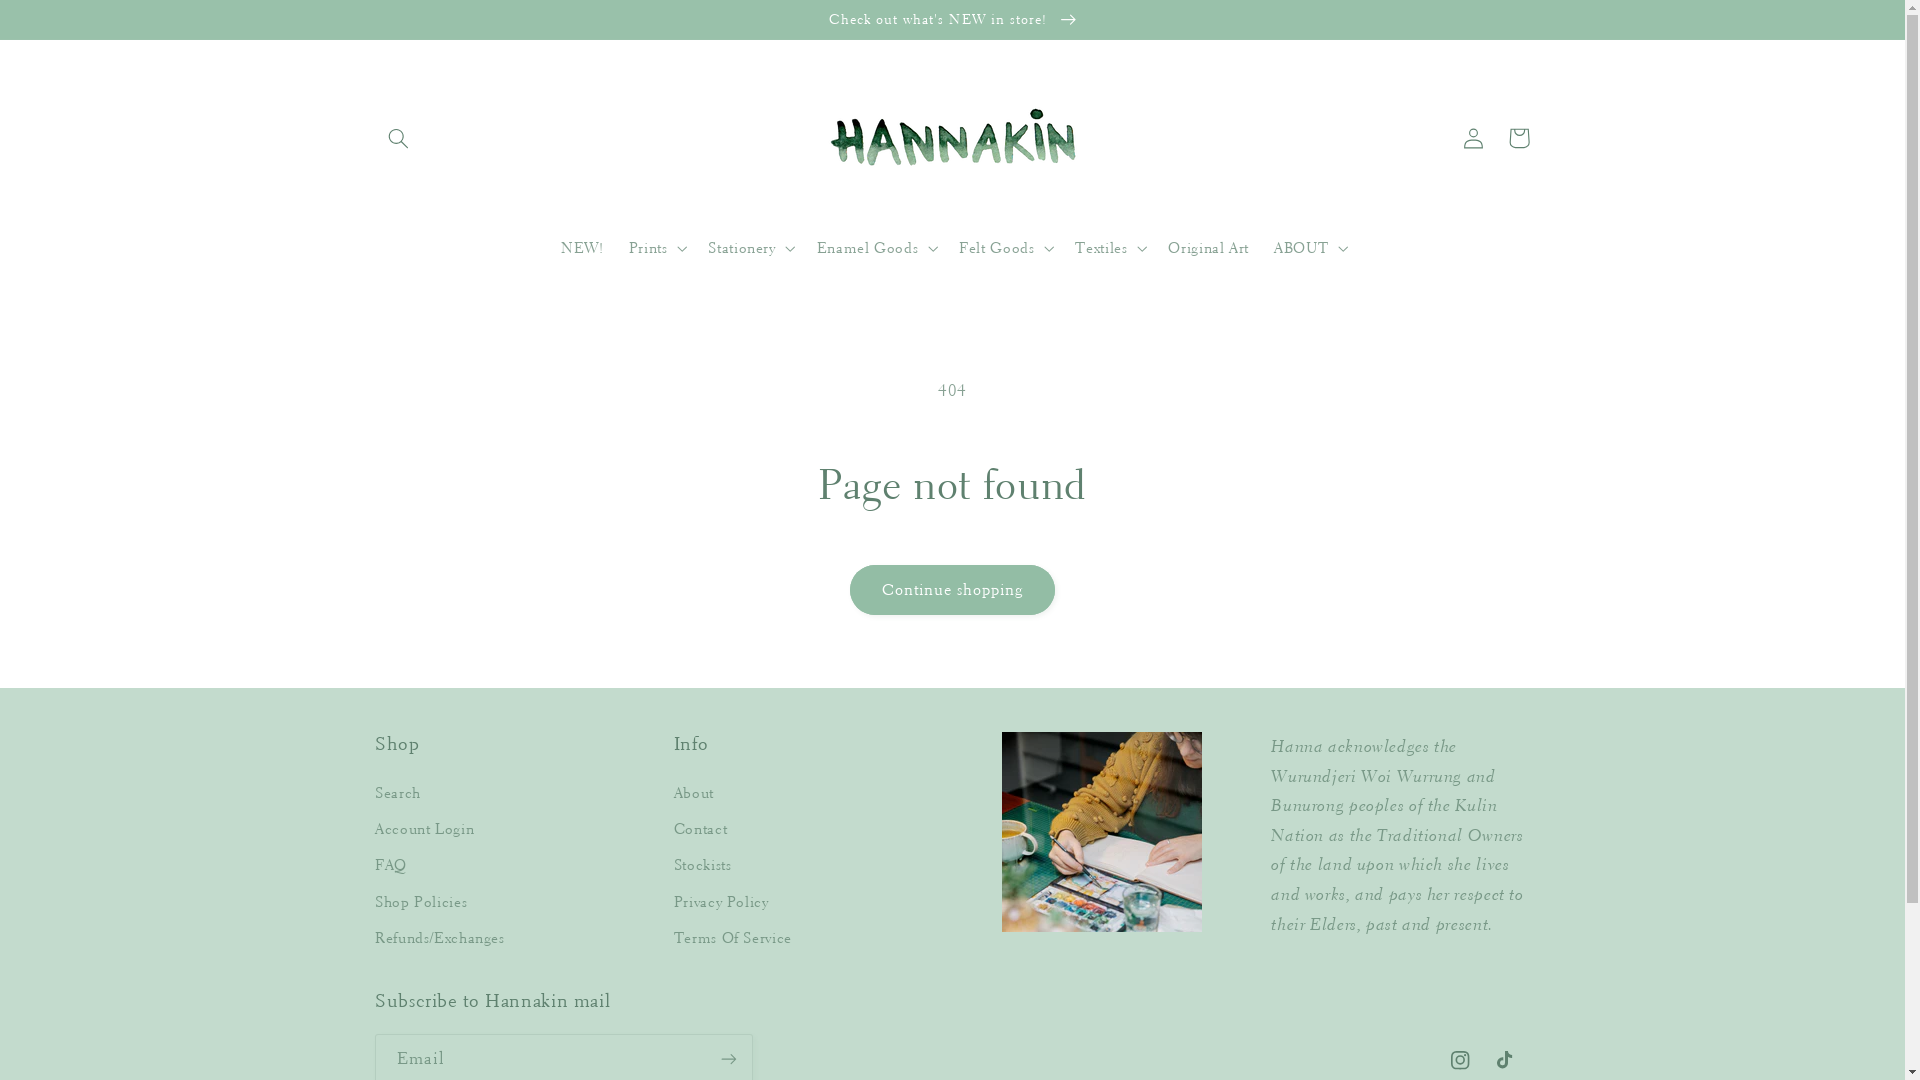  Describe the element at coordinates (1208, 248) in the screenshot. I see `'Original Art'` at that location.